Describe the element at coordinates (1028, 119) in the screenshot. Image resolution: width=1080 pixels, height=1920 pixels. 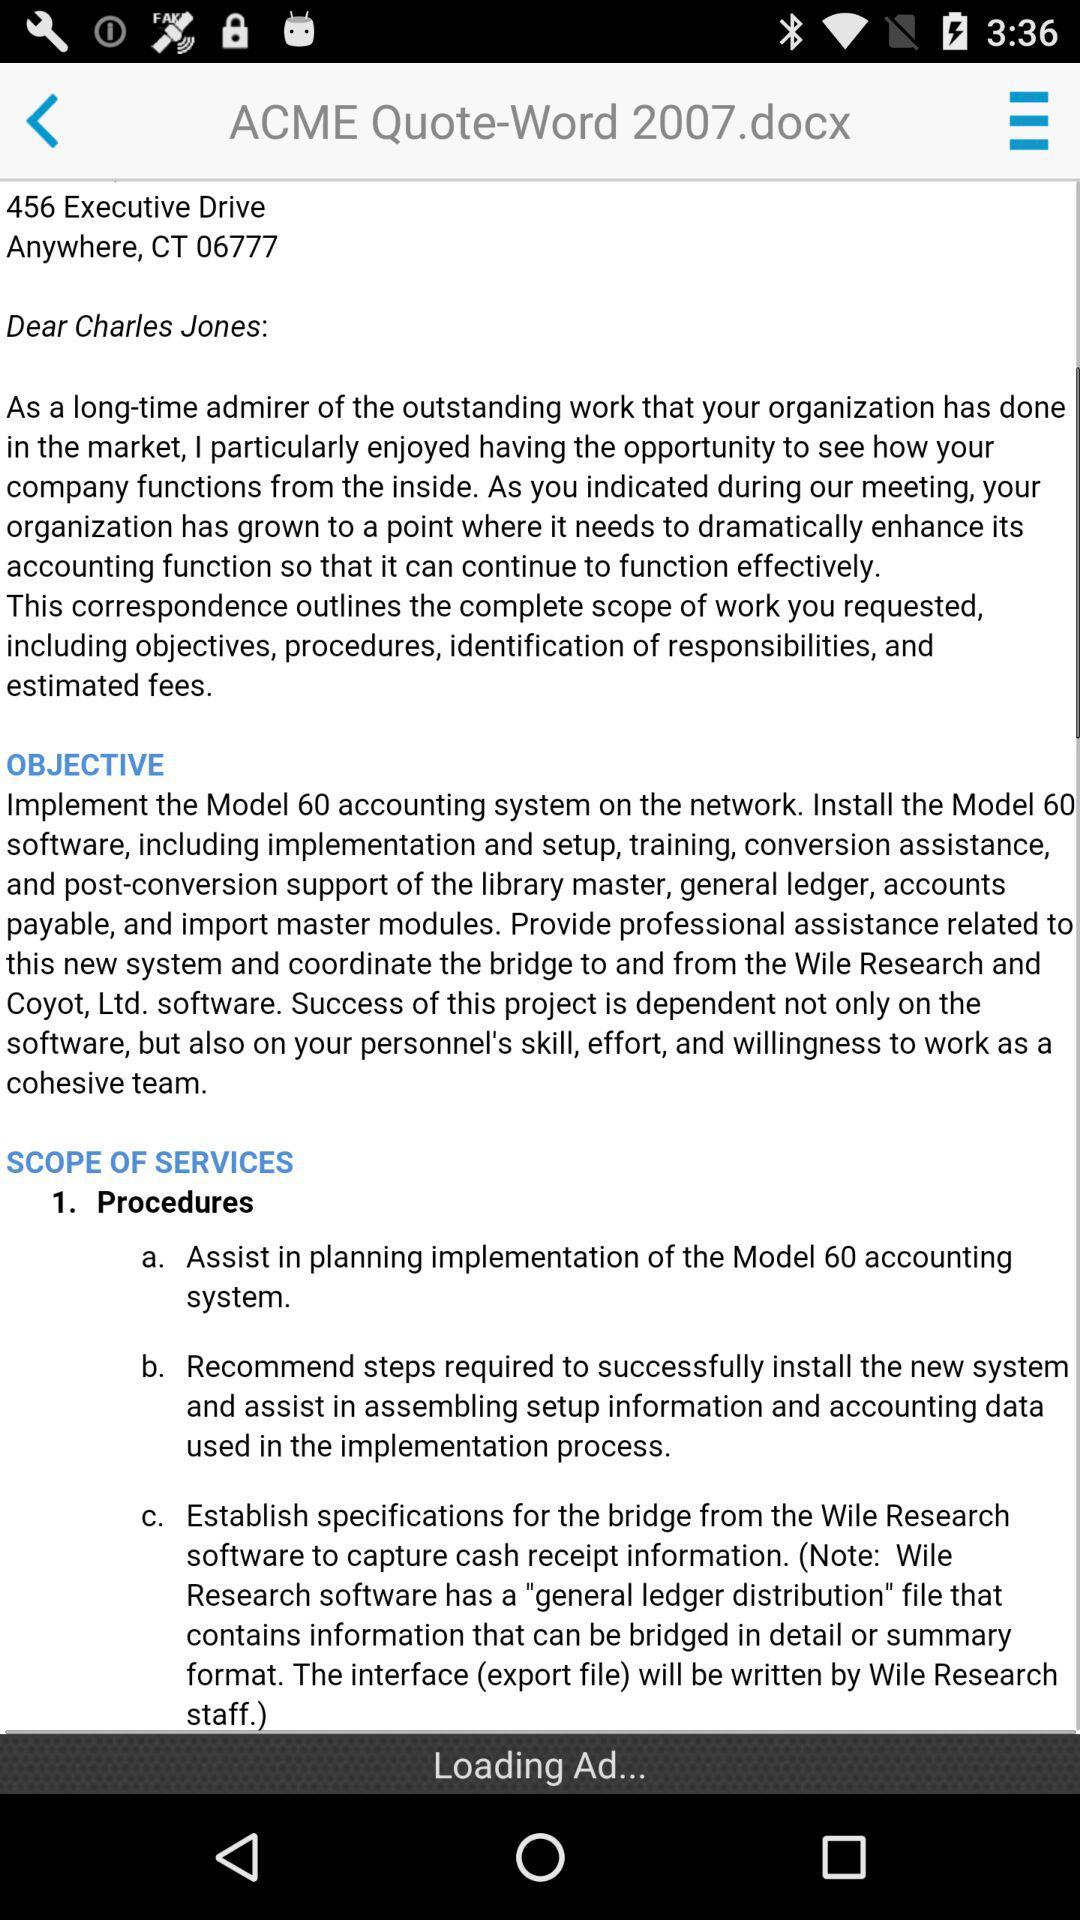
I see `open menu` at that location.